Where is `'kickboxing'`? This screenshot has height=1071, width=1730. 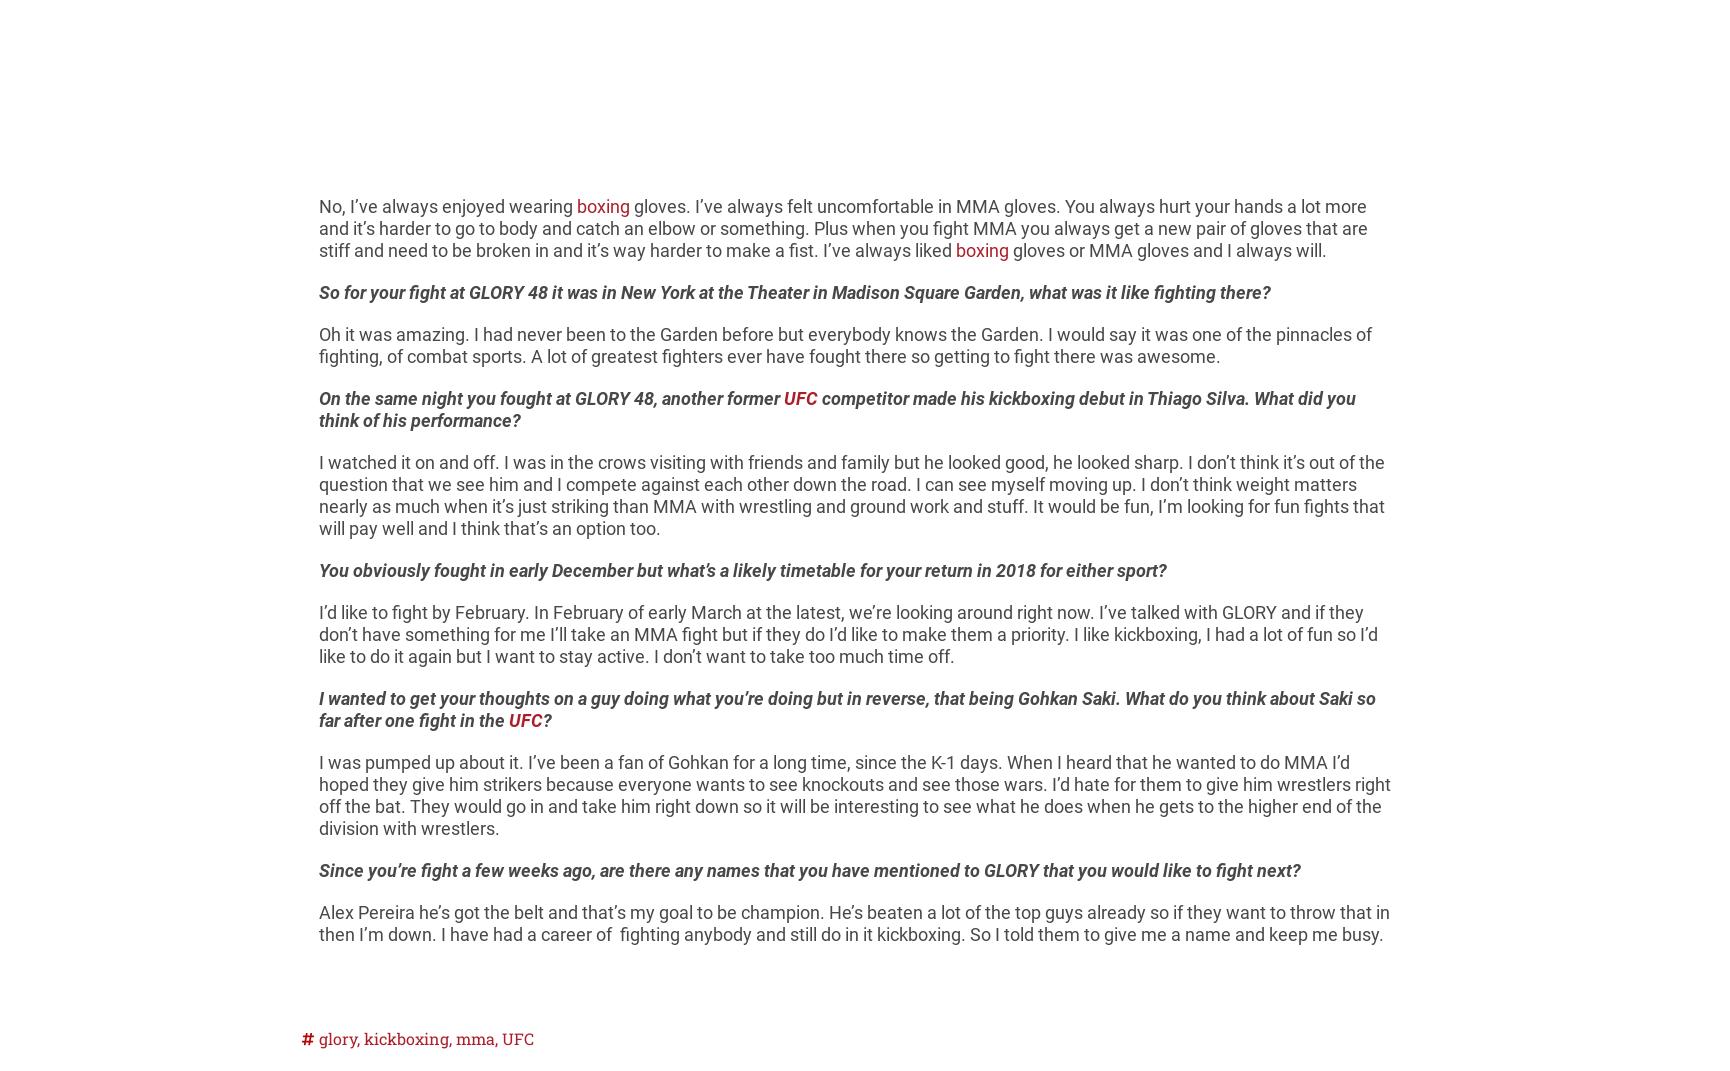
'kickboxing' is located at coordinates (406, 1038).